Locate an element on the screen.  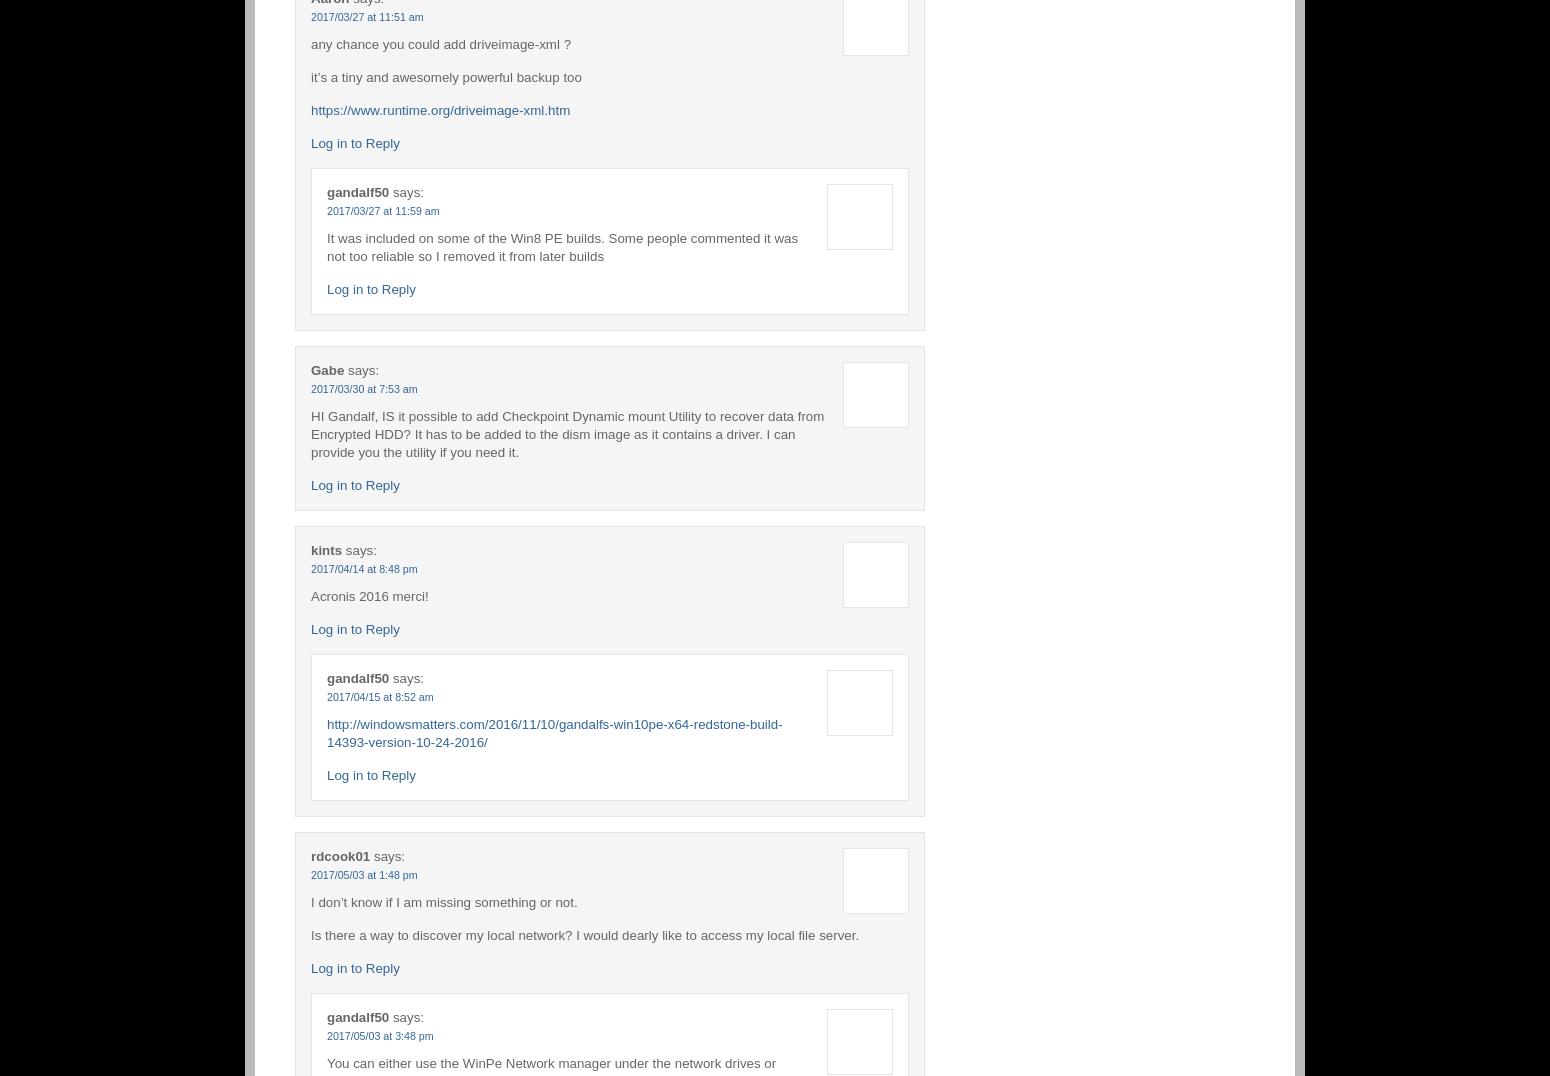
'http://windowsmatters.com/2016/11/10/gandalfs-win10pe-x64-redstone-build-14393-version-10-24-2016/' is located at coordinates (554, 731).